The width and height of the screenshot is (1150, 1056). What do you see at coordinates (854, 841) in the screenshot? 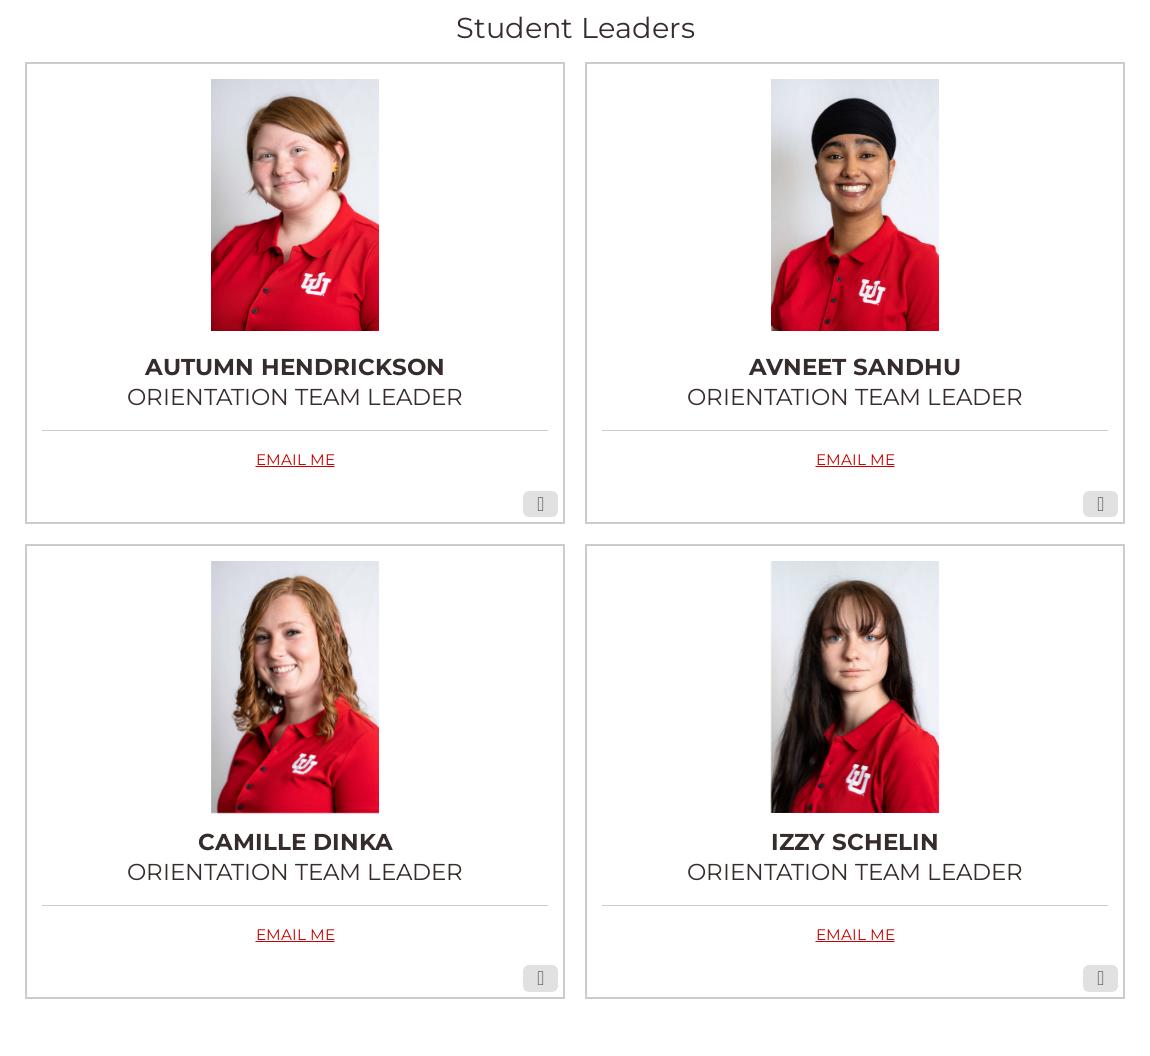
I see `'IZZY SCHELIN'` at bounding box center [854, 841].